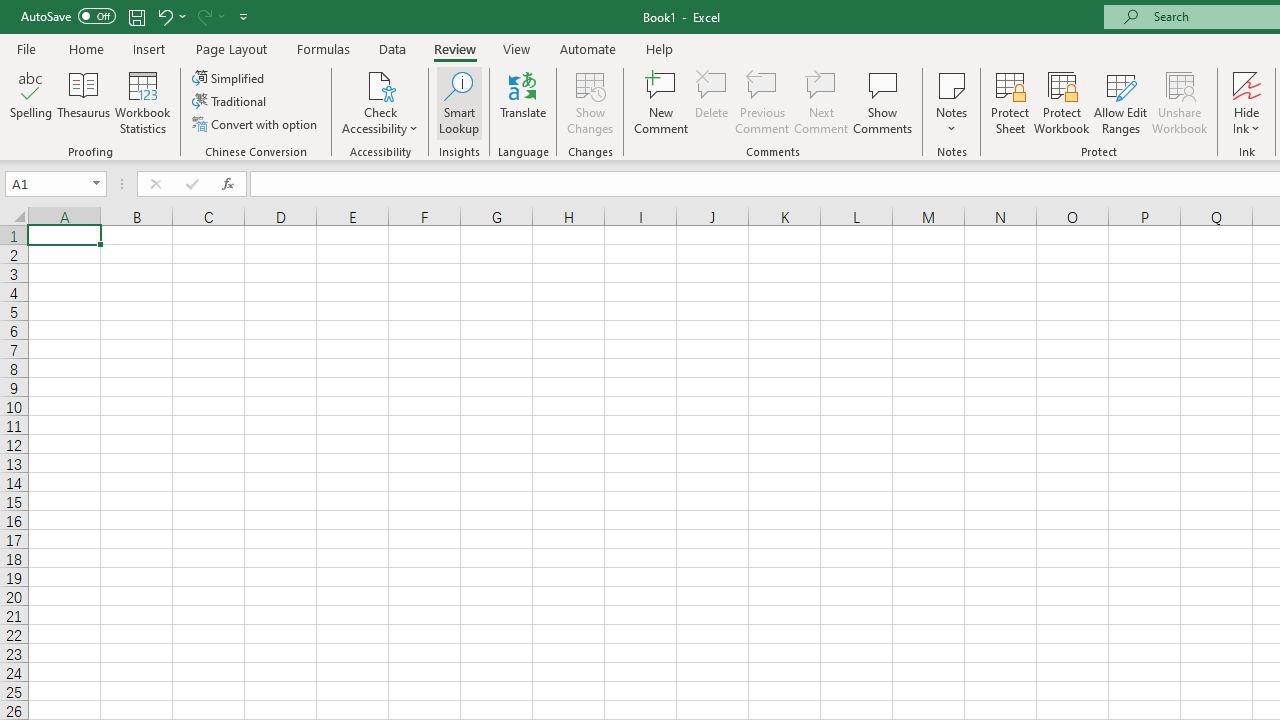  Describe the element at coordinates (1060, 103) in the screenshot. I see `'Protect Workbook...'` at that location.